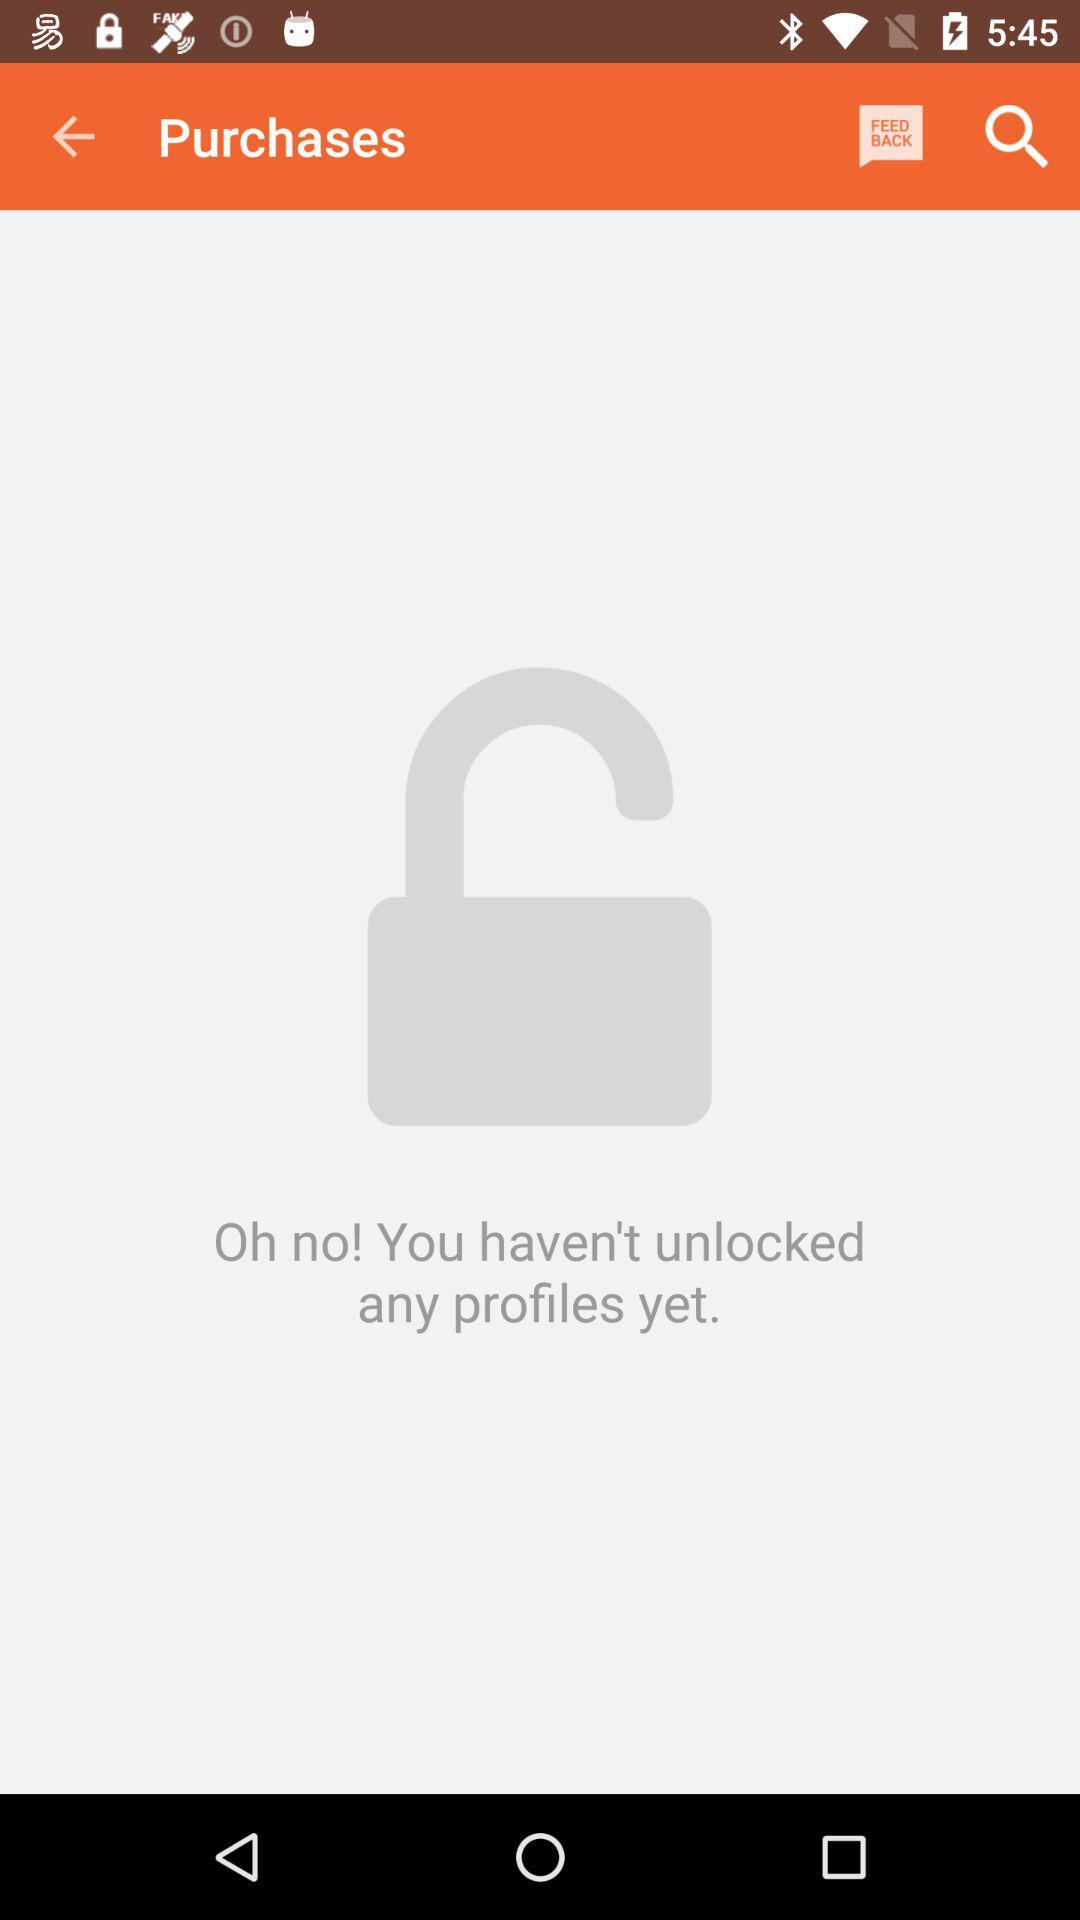 This screenshot has width=1080, height=1920. What do you see at coordinates (72, 135) in the screenshot?
I see `the icon next to purchases app` at bounding box center [72, 135].